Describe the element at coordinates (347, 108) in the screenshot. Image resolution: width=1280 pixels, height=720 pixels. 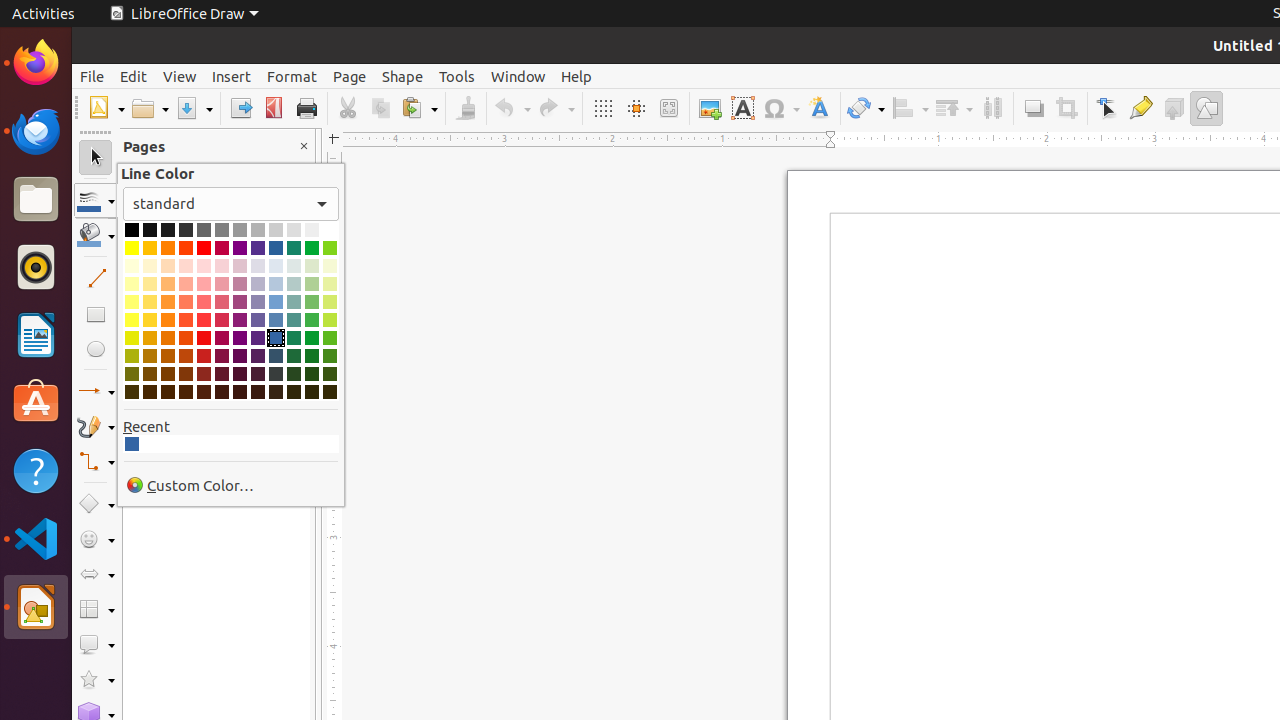
I see `'Cut'` at that location.